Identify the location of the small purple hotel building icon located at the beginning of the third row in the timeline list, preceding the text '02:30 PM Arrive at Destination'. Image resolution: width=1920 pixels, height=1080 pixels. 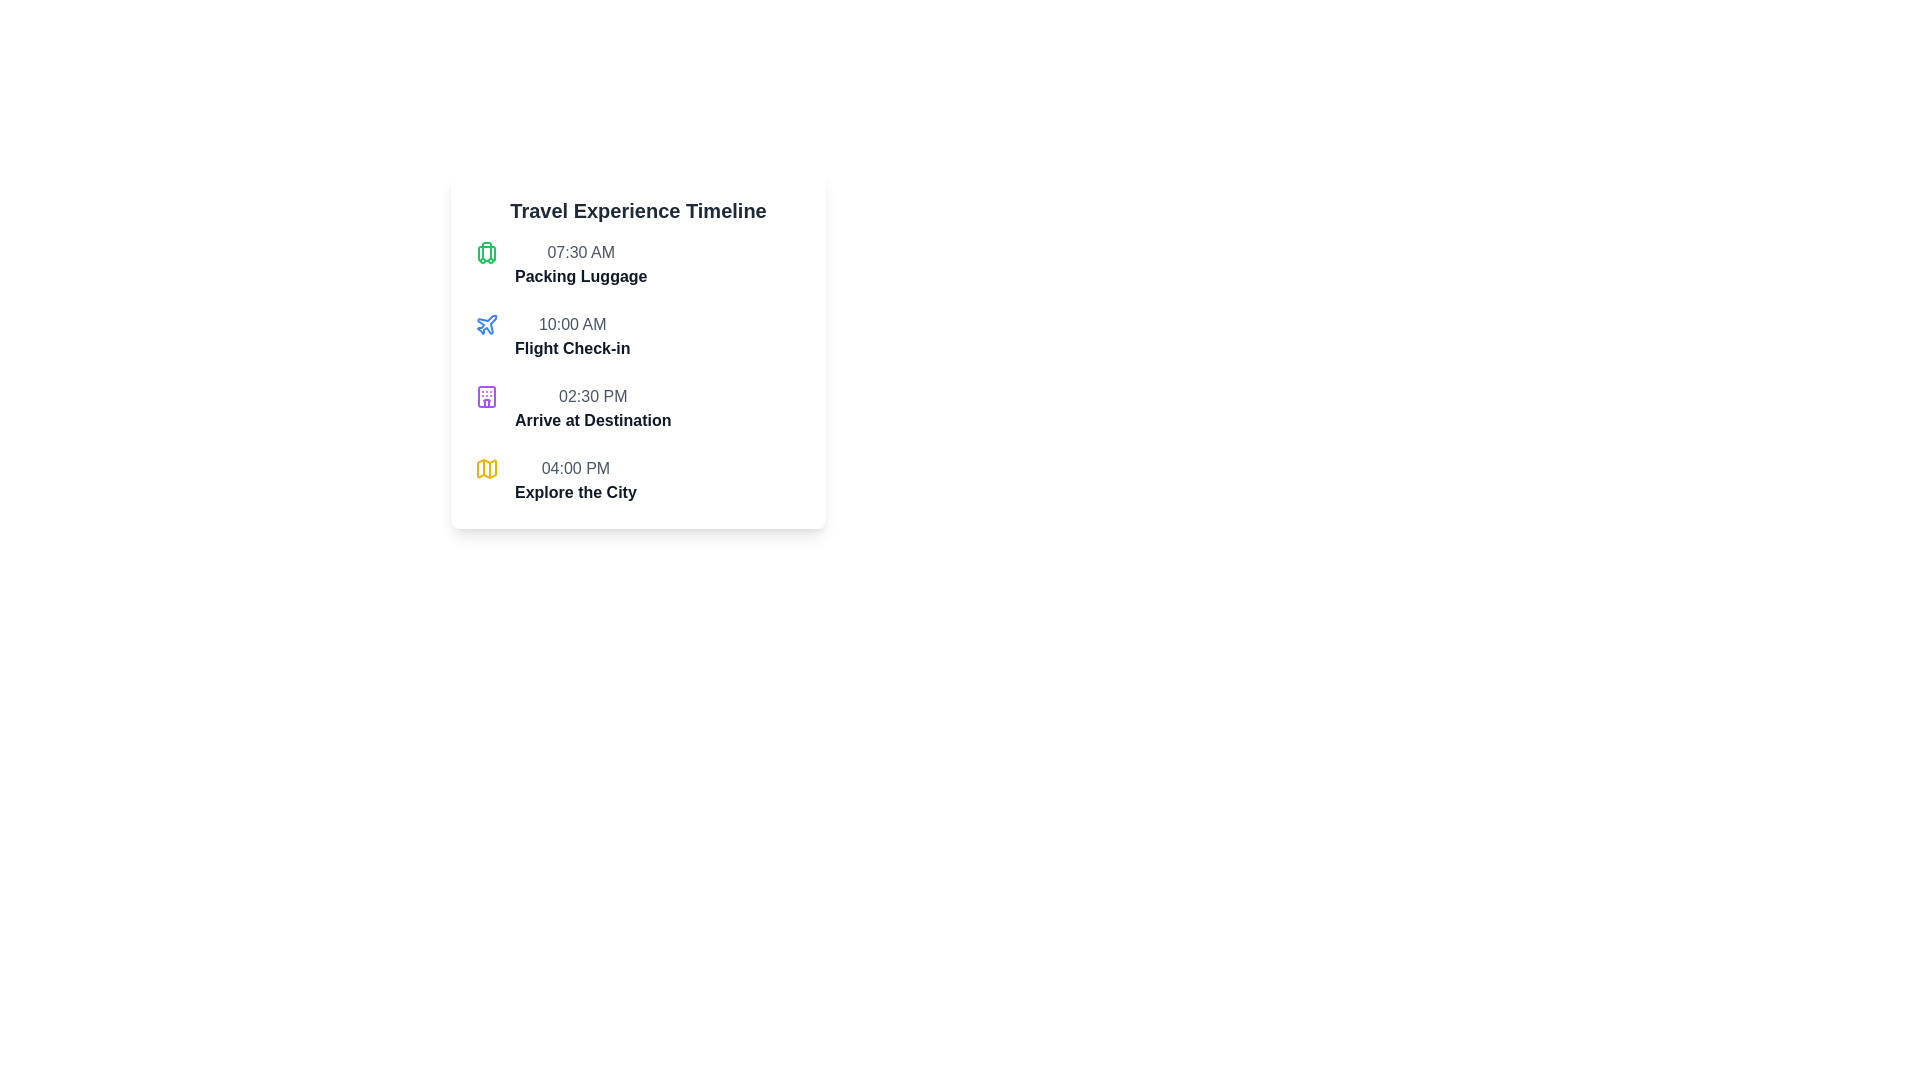
(486, 397).